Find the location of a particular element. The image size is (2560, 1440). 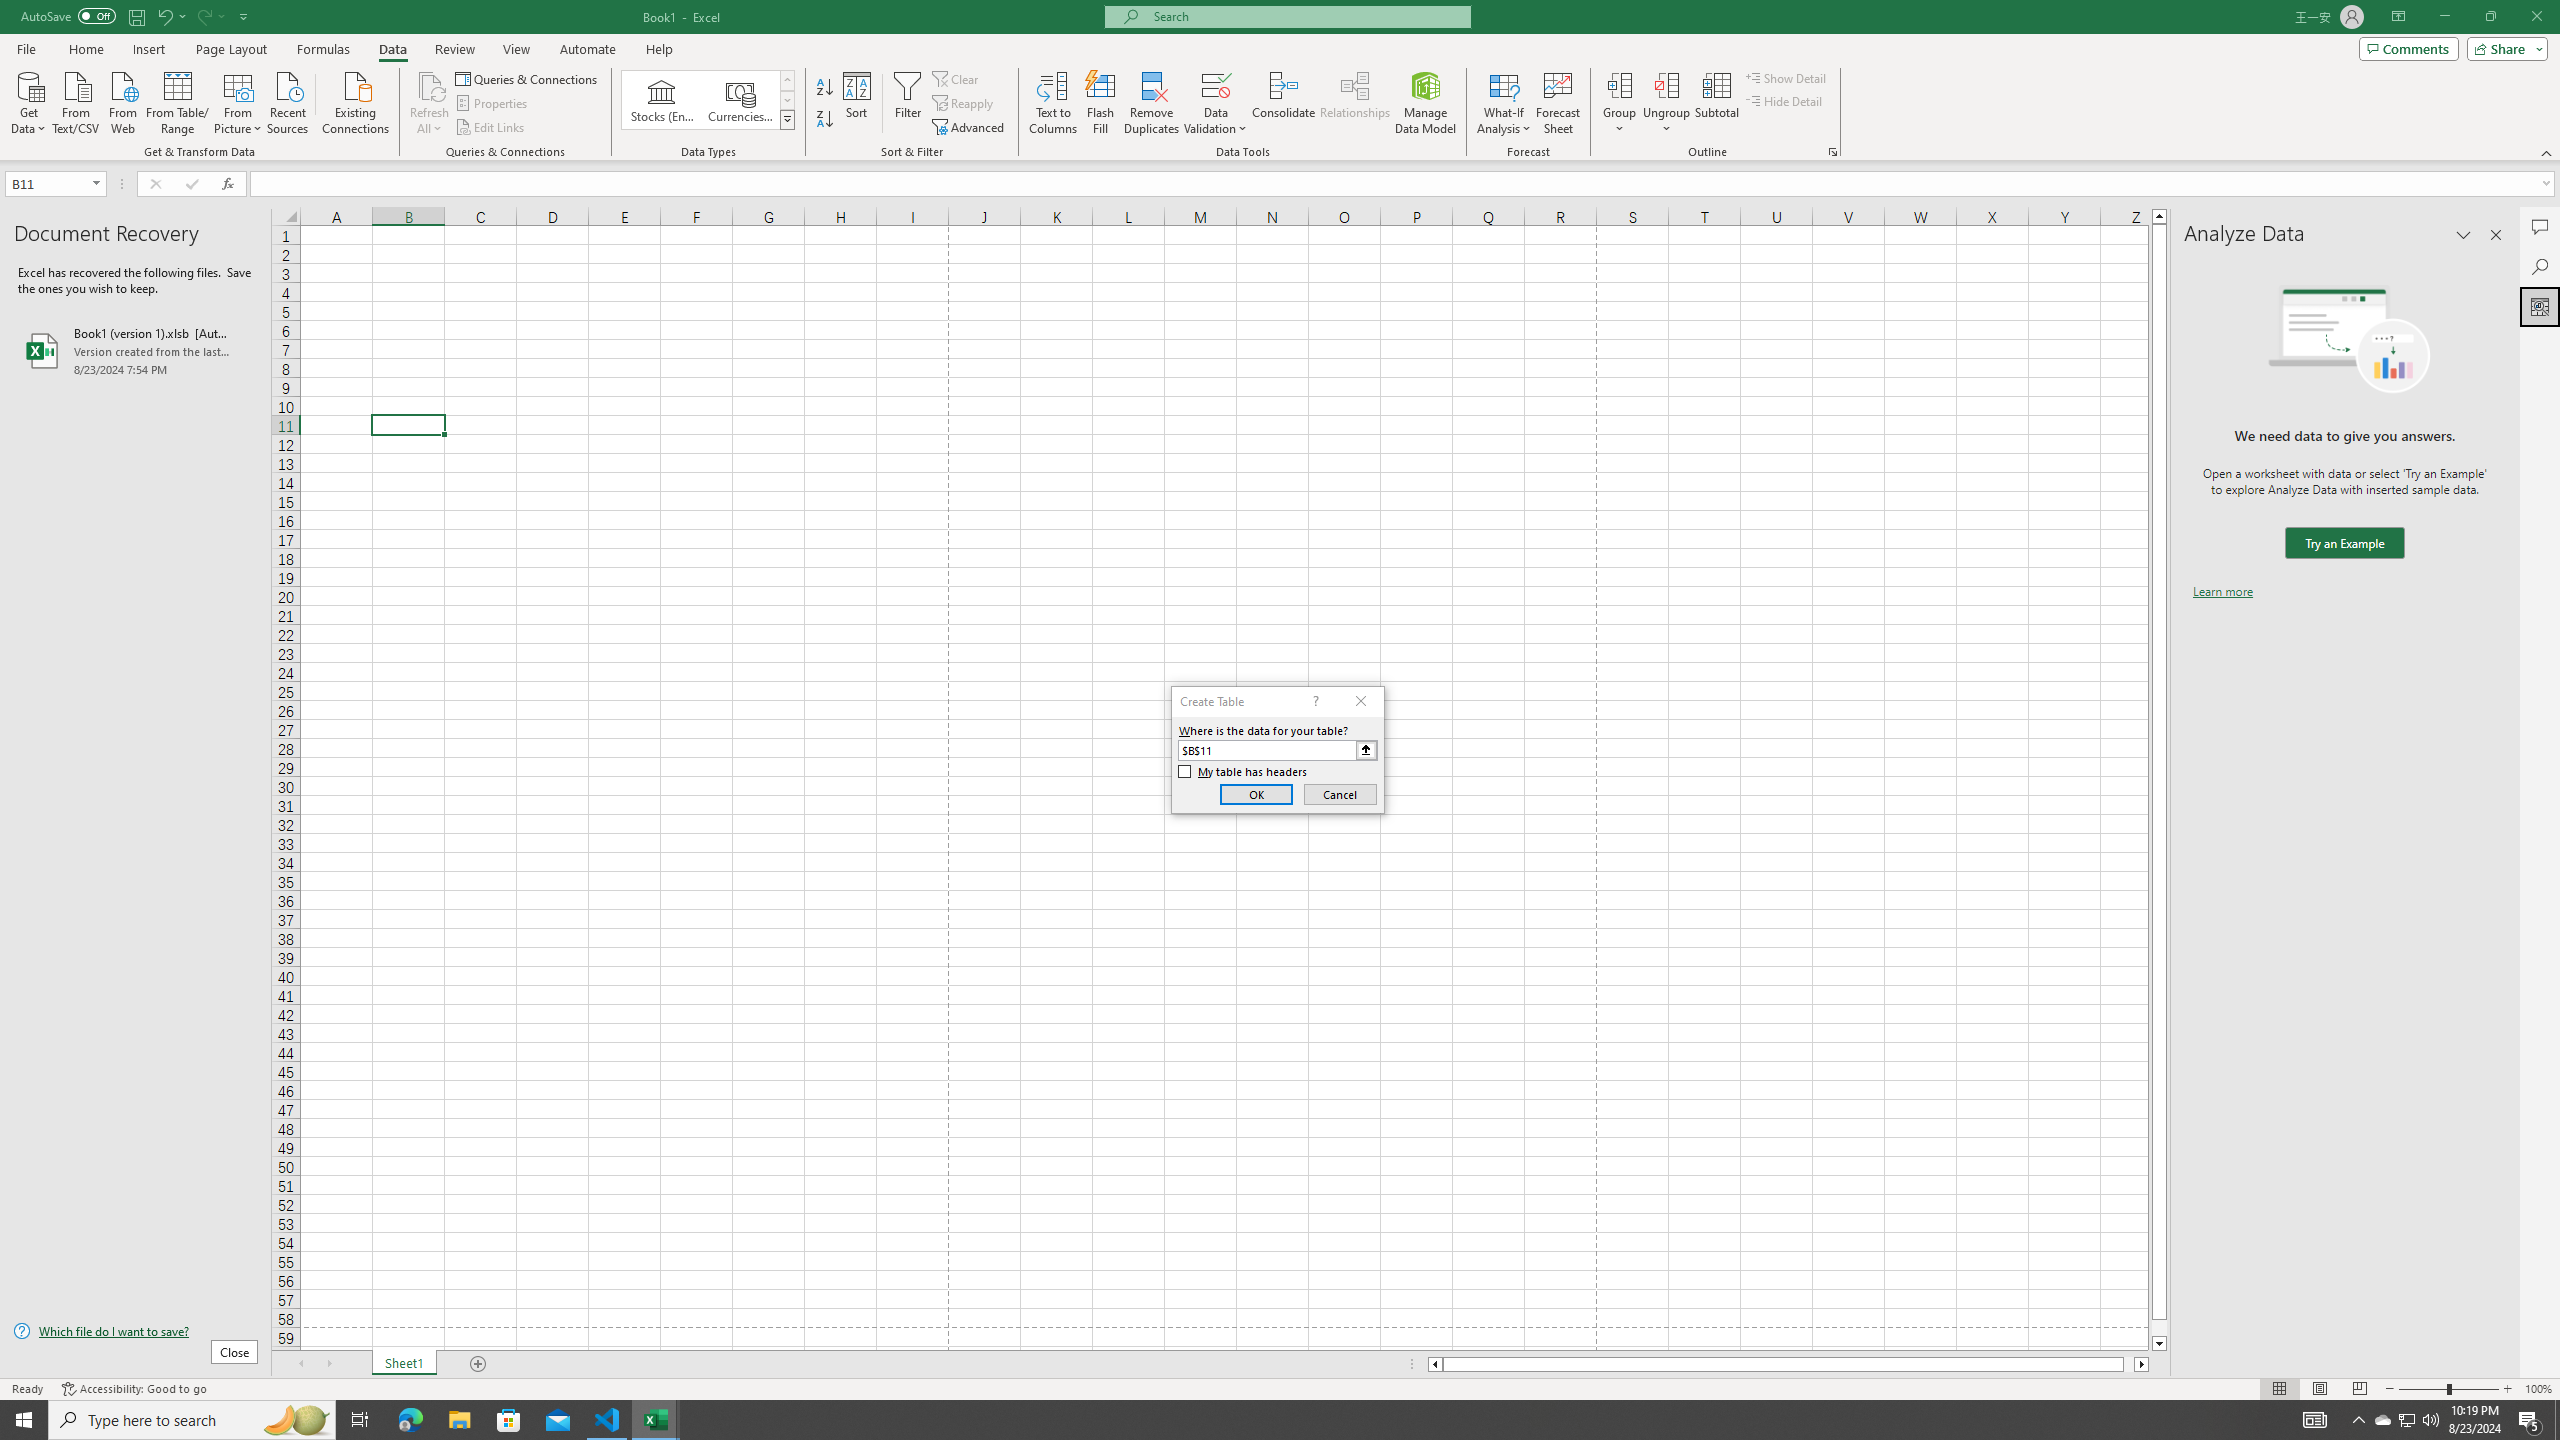

'Text to Columns...' is located at coordinates (1052, 103).